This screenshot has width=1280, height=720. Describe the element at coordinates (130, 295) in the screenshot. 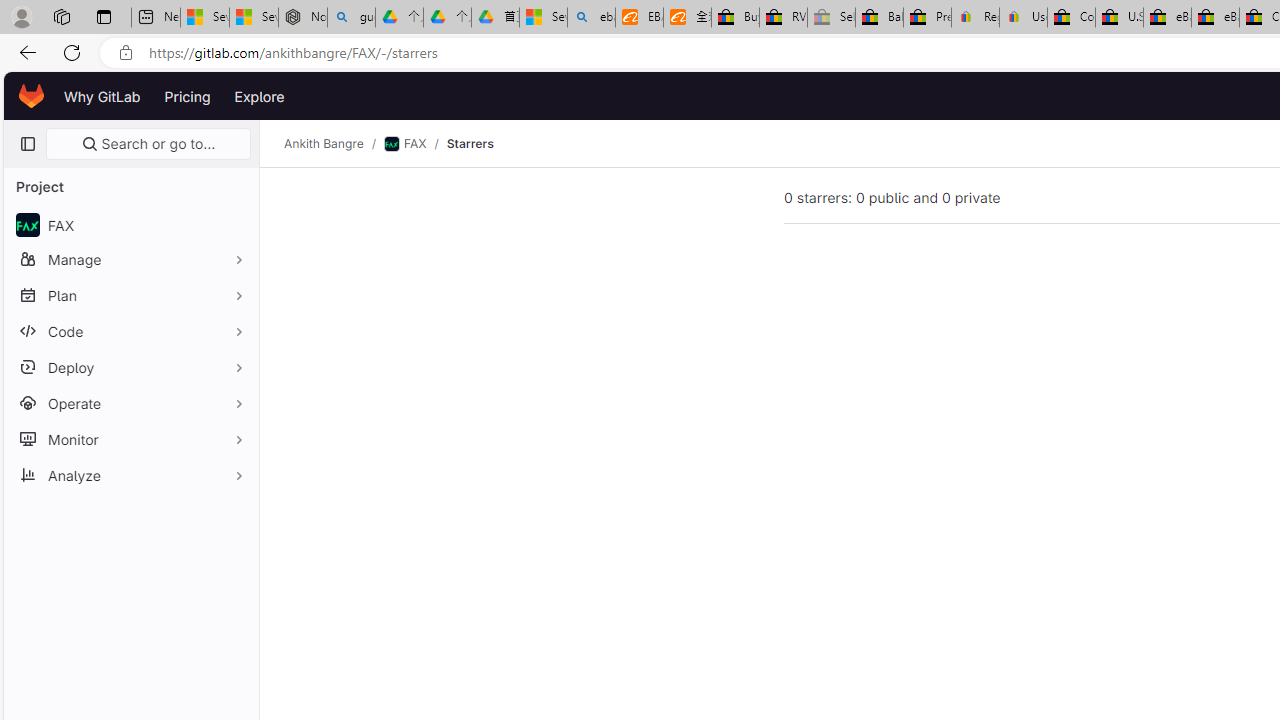

I see `'Plan'` at that location.